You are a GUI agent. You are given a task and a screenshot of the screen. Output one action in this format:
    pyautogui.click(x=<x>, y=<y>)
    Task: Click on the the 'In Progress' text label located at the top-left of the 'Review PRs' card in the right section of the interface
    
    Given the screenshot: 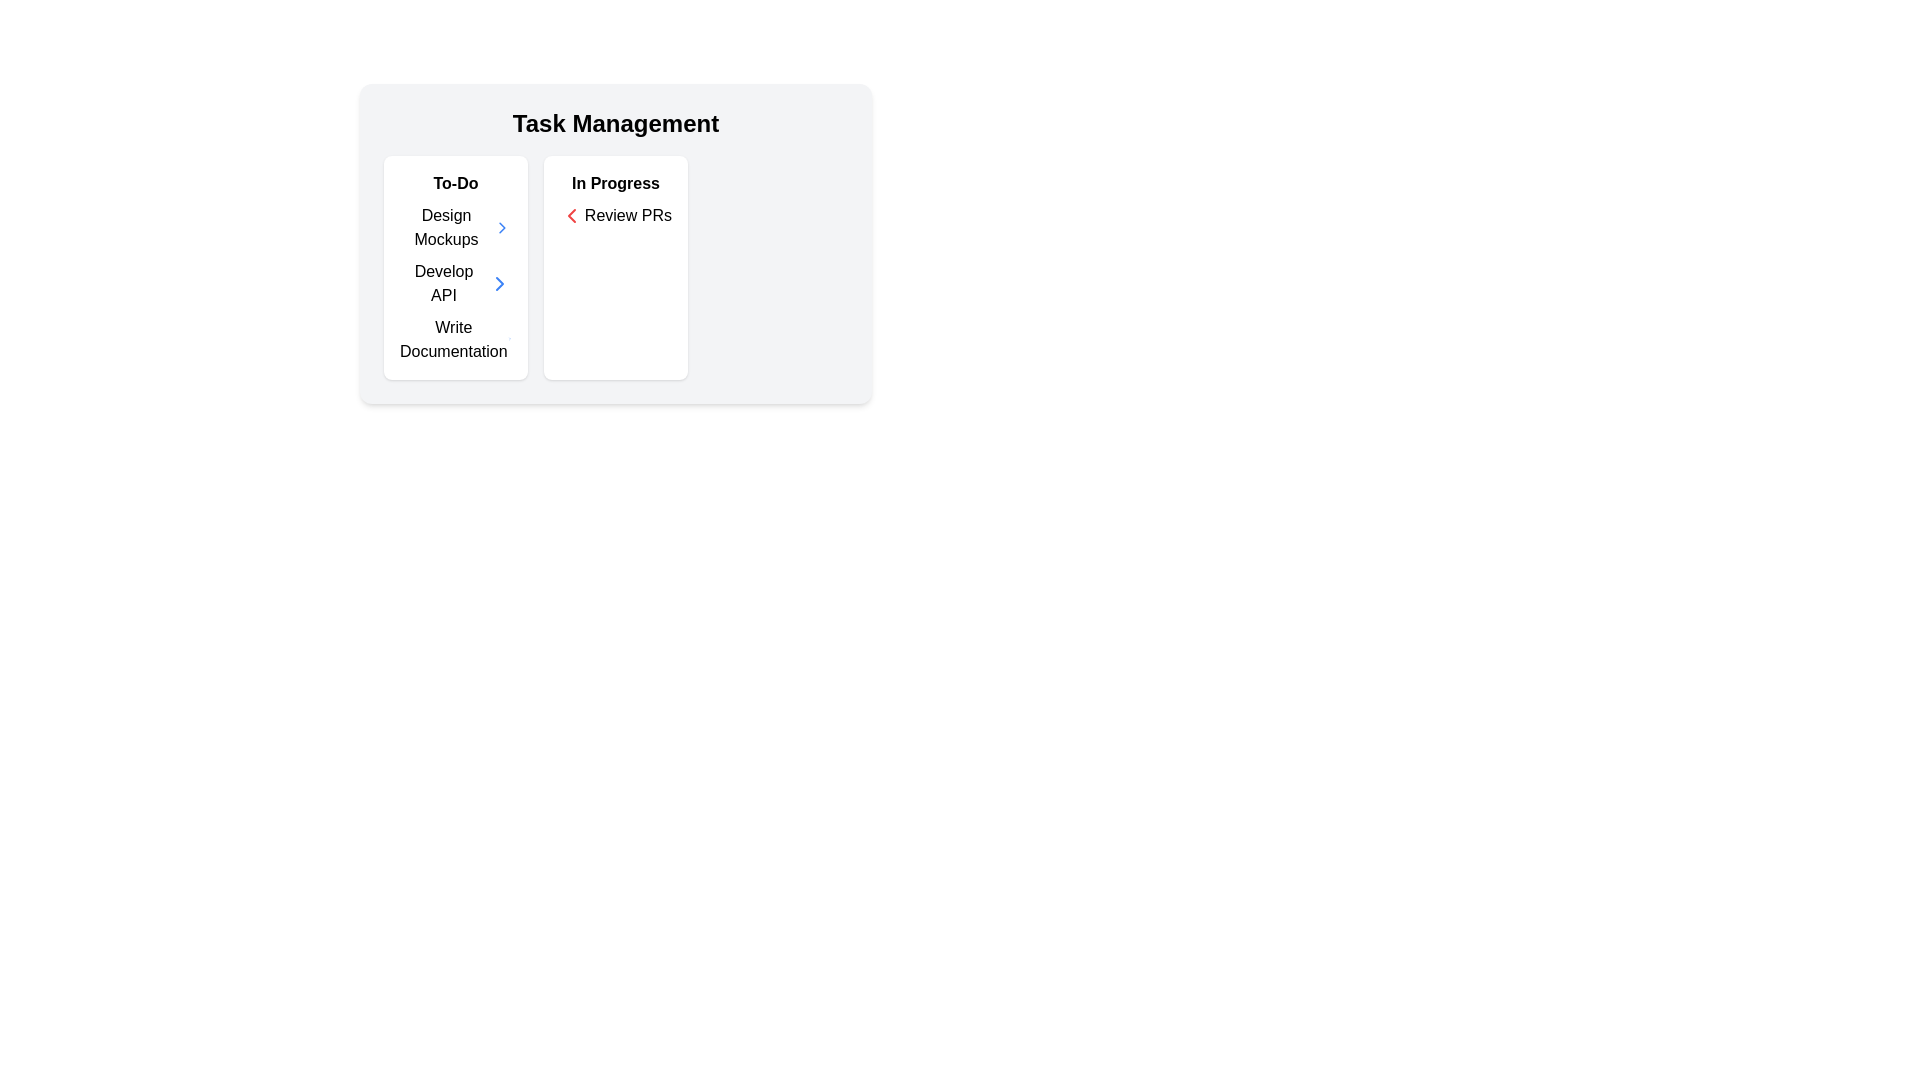 What is the action you would take?
    pyautogui.click(x=614, y=184)
    